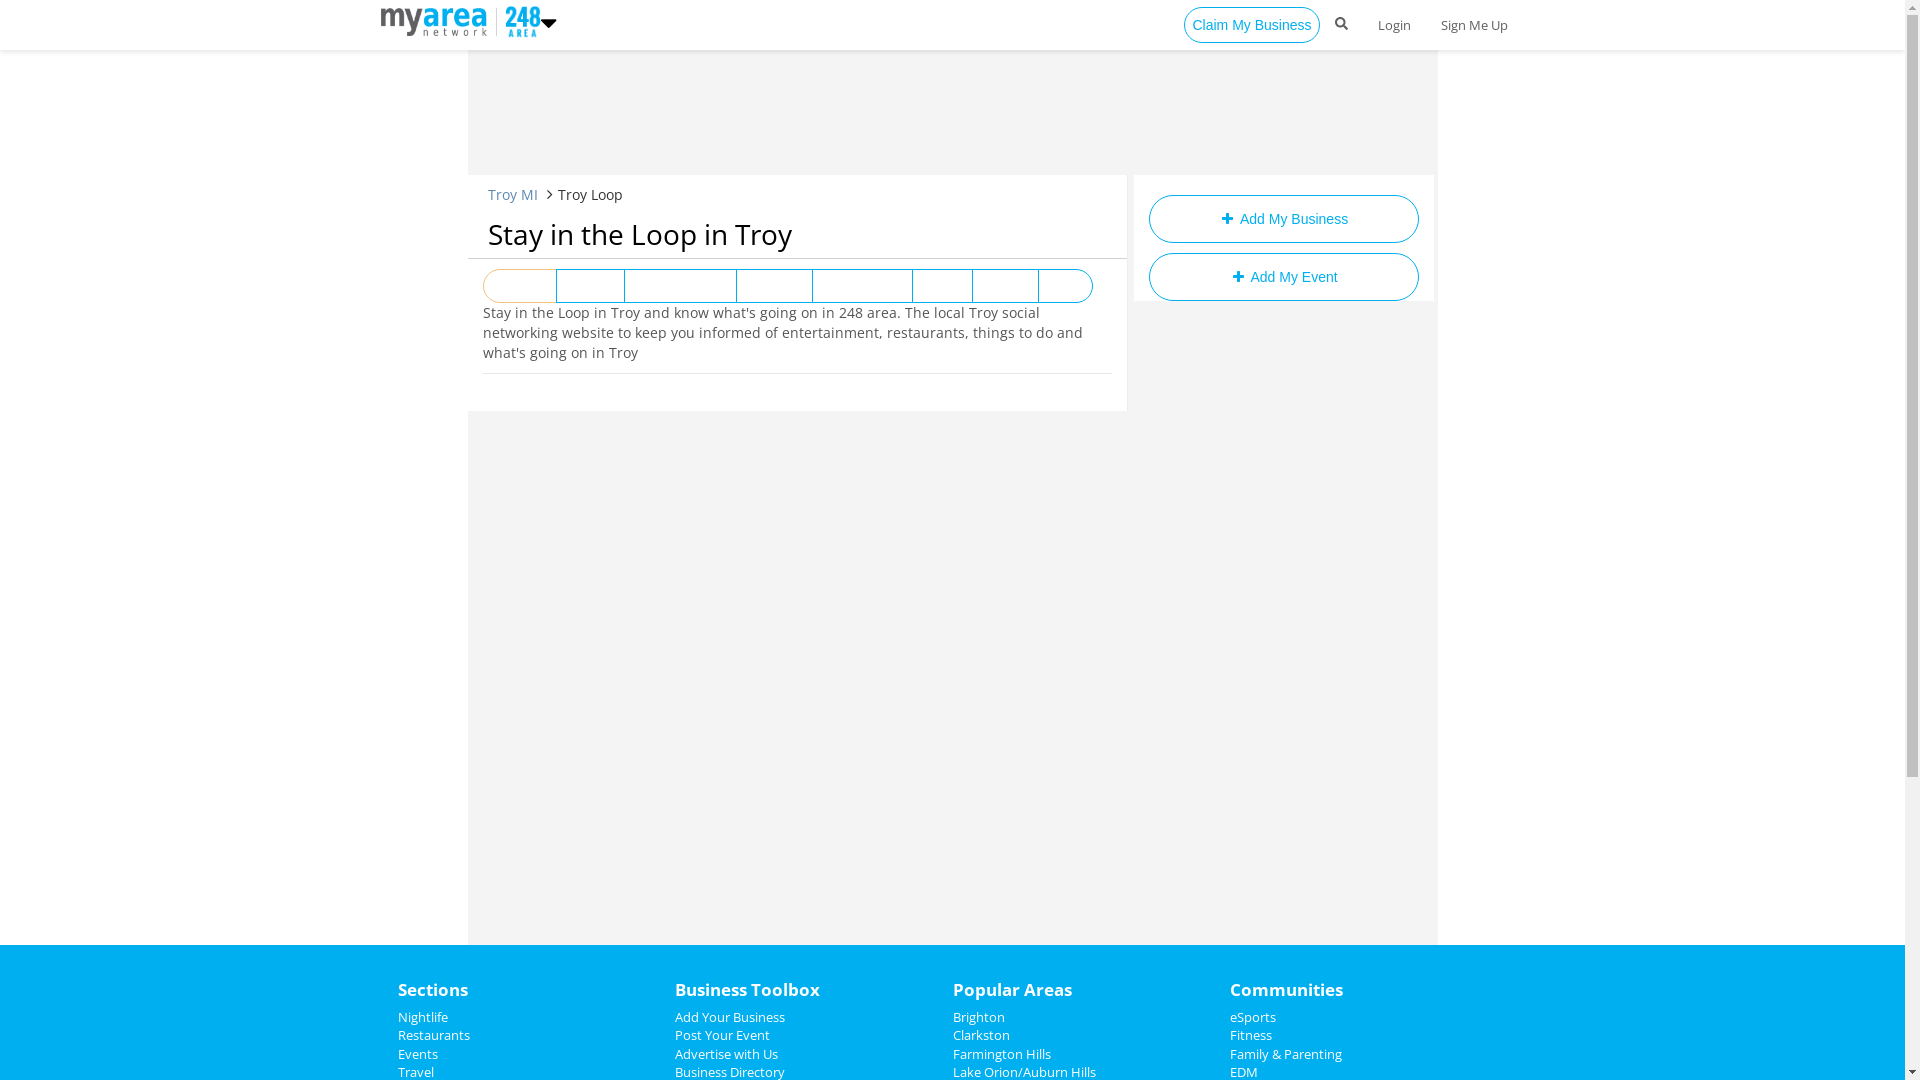  What do you see at coordinates (1286, 1052) in the screenshot?
I see `'Family & Parenting'` at bounding box center [1286, 1052].